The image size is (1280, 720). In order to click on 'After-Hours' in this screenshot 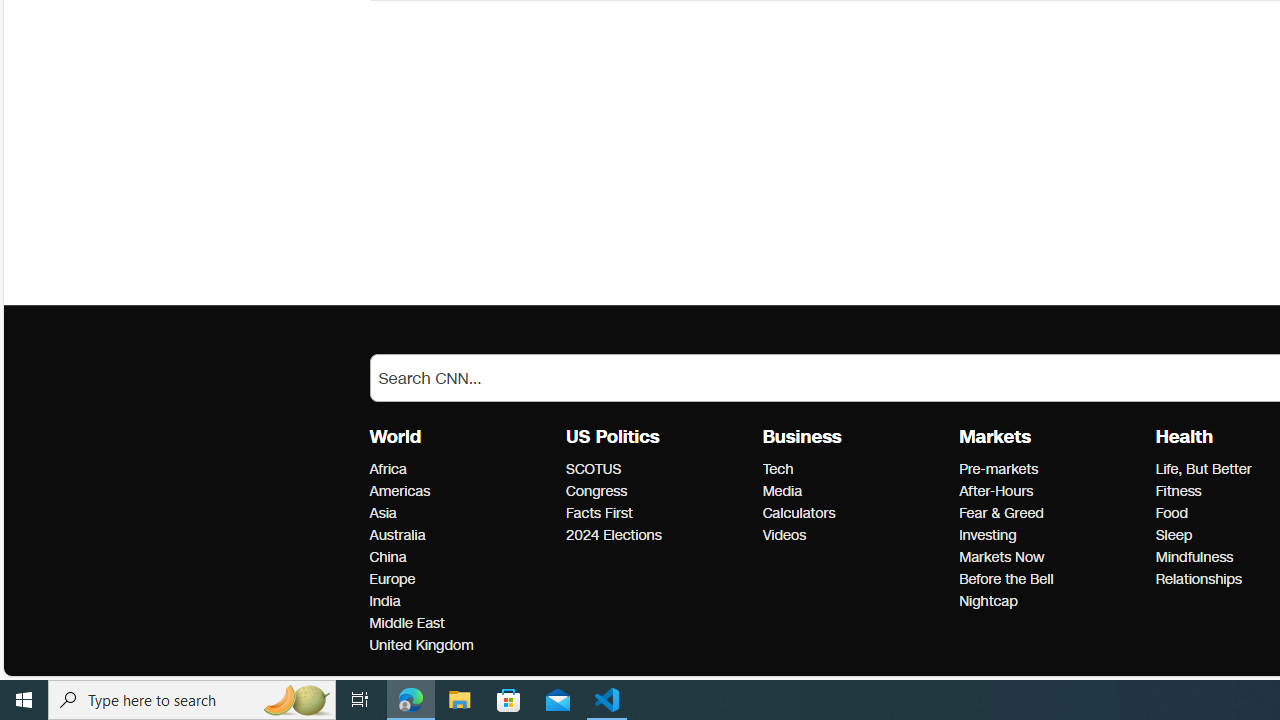, I will do `click(1050, 492)`.